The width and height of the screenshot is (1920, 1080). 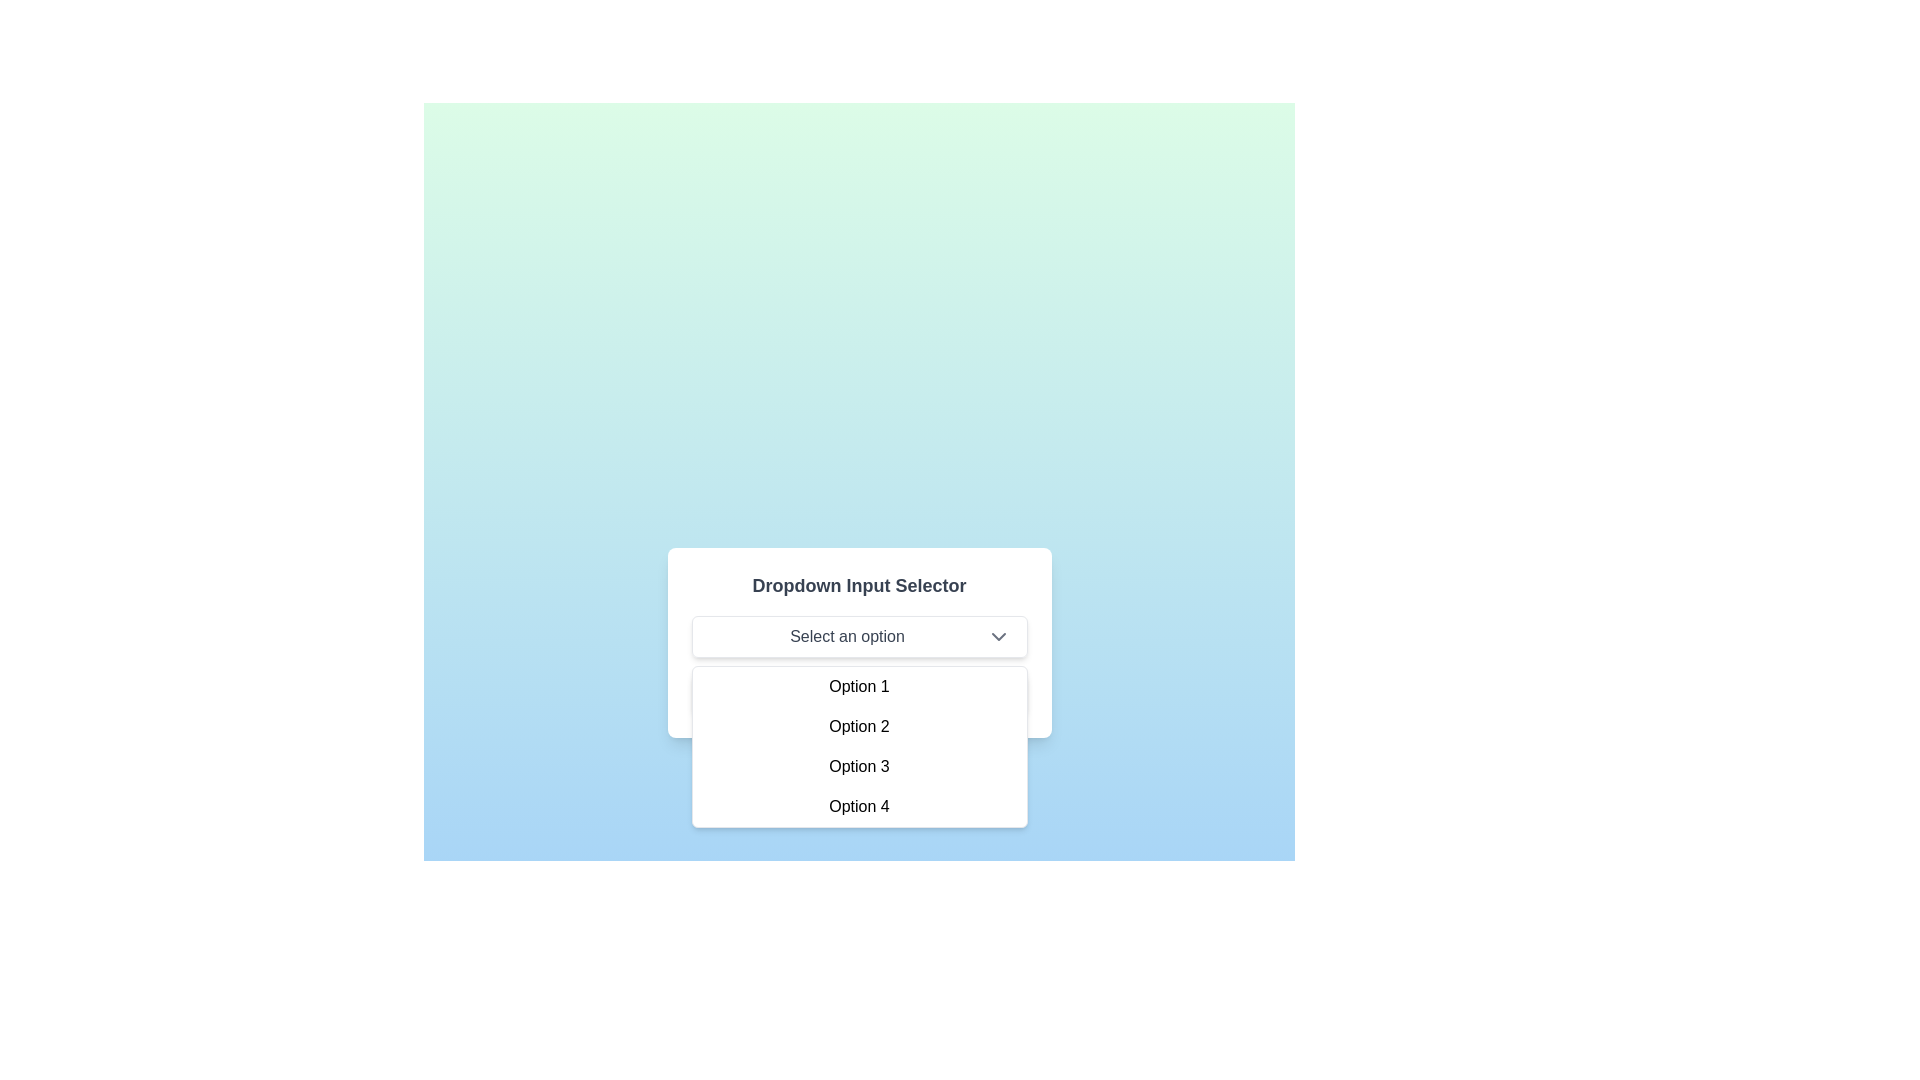 I want to click on the text label that reads 'Option 3' in the dropdown list, so click(x=859, y=766).